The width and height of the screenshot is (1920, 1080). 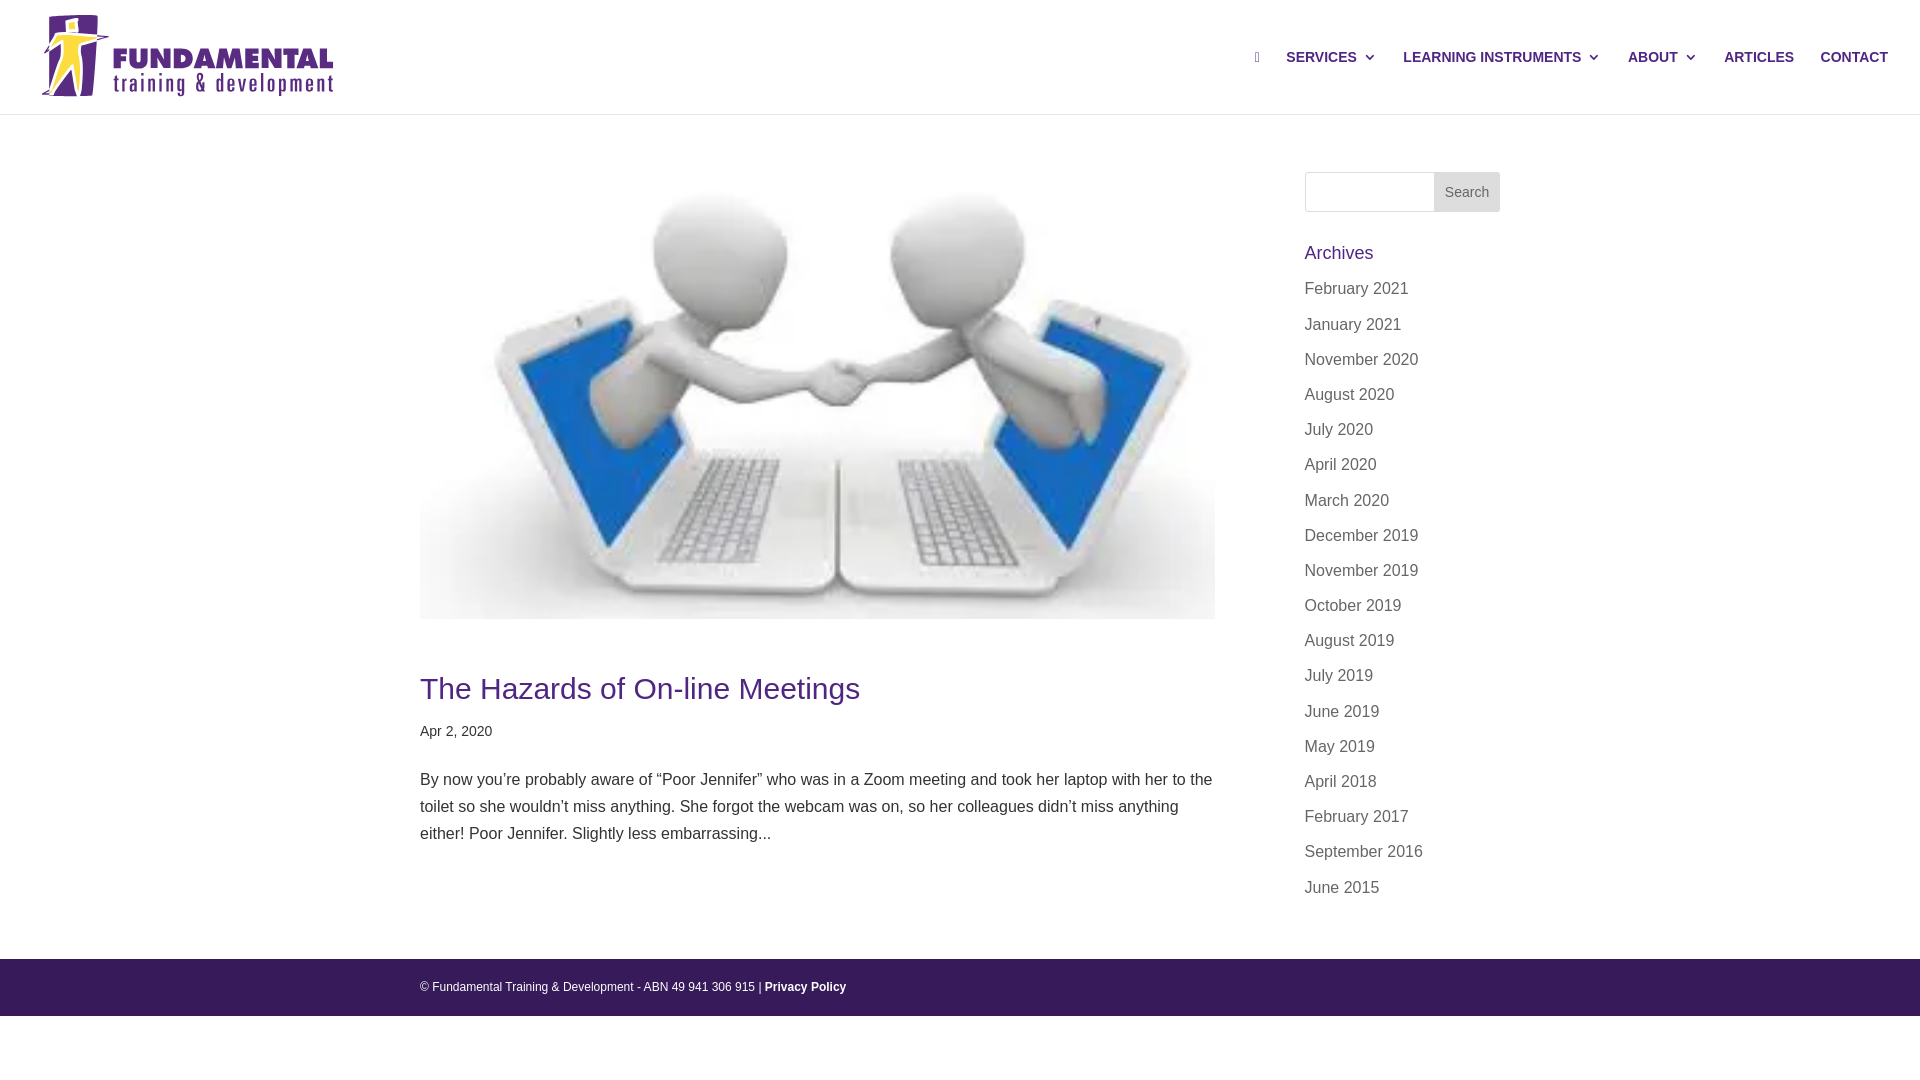 I want to click on 'May 2019', so click(x=1339, y=746).